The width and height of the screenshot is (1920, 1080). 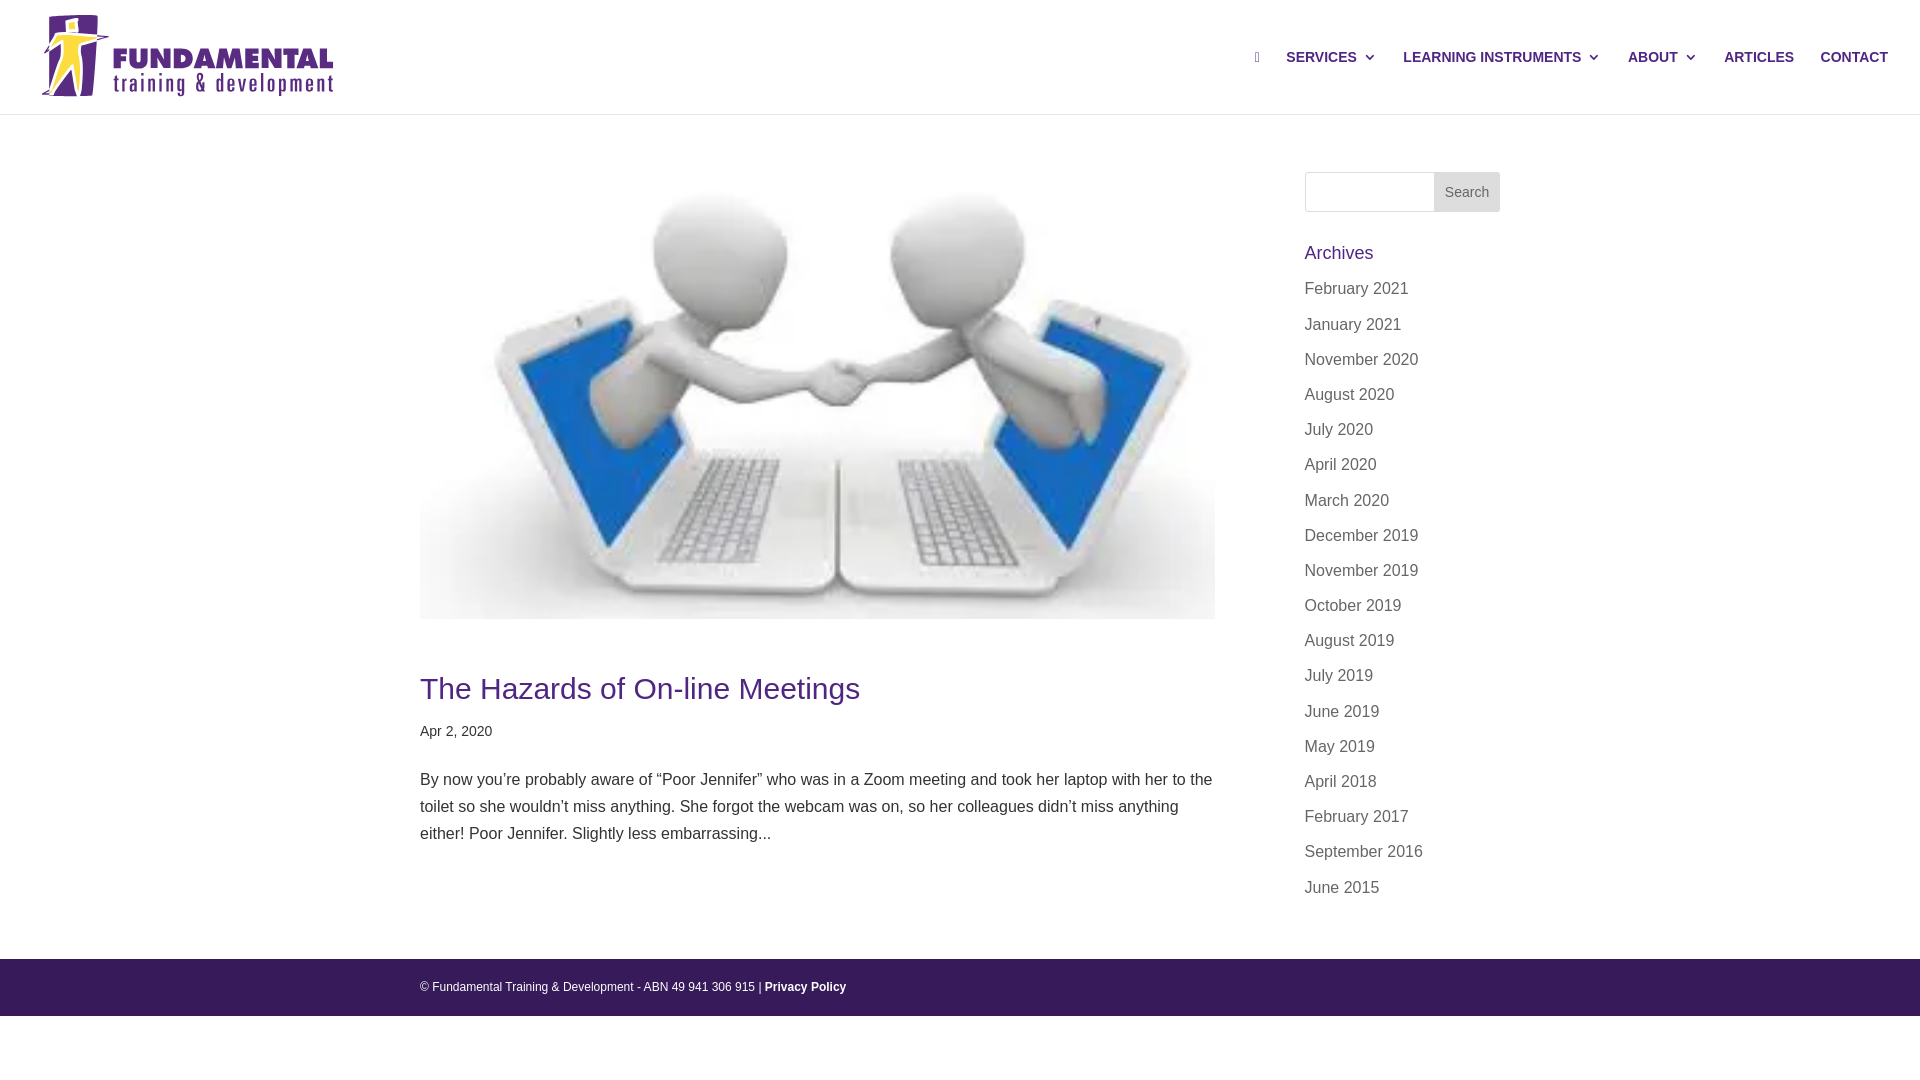 I want to click on 'May 2019', so click(x=1339, y=746).